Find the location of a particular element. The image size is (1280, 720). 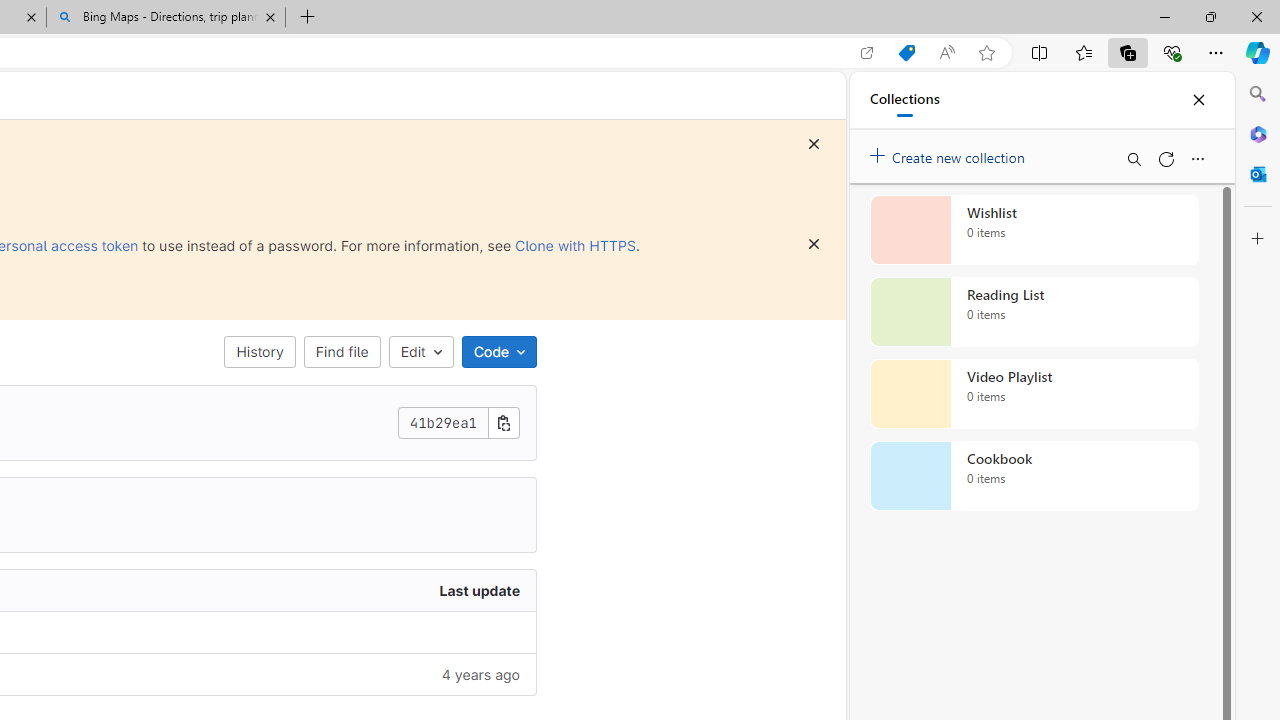

'Video Playlist collection, 0 items' is located at coordinates (1034, 394).